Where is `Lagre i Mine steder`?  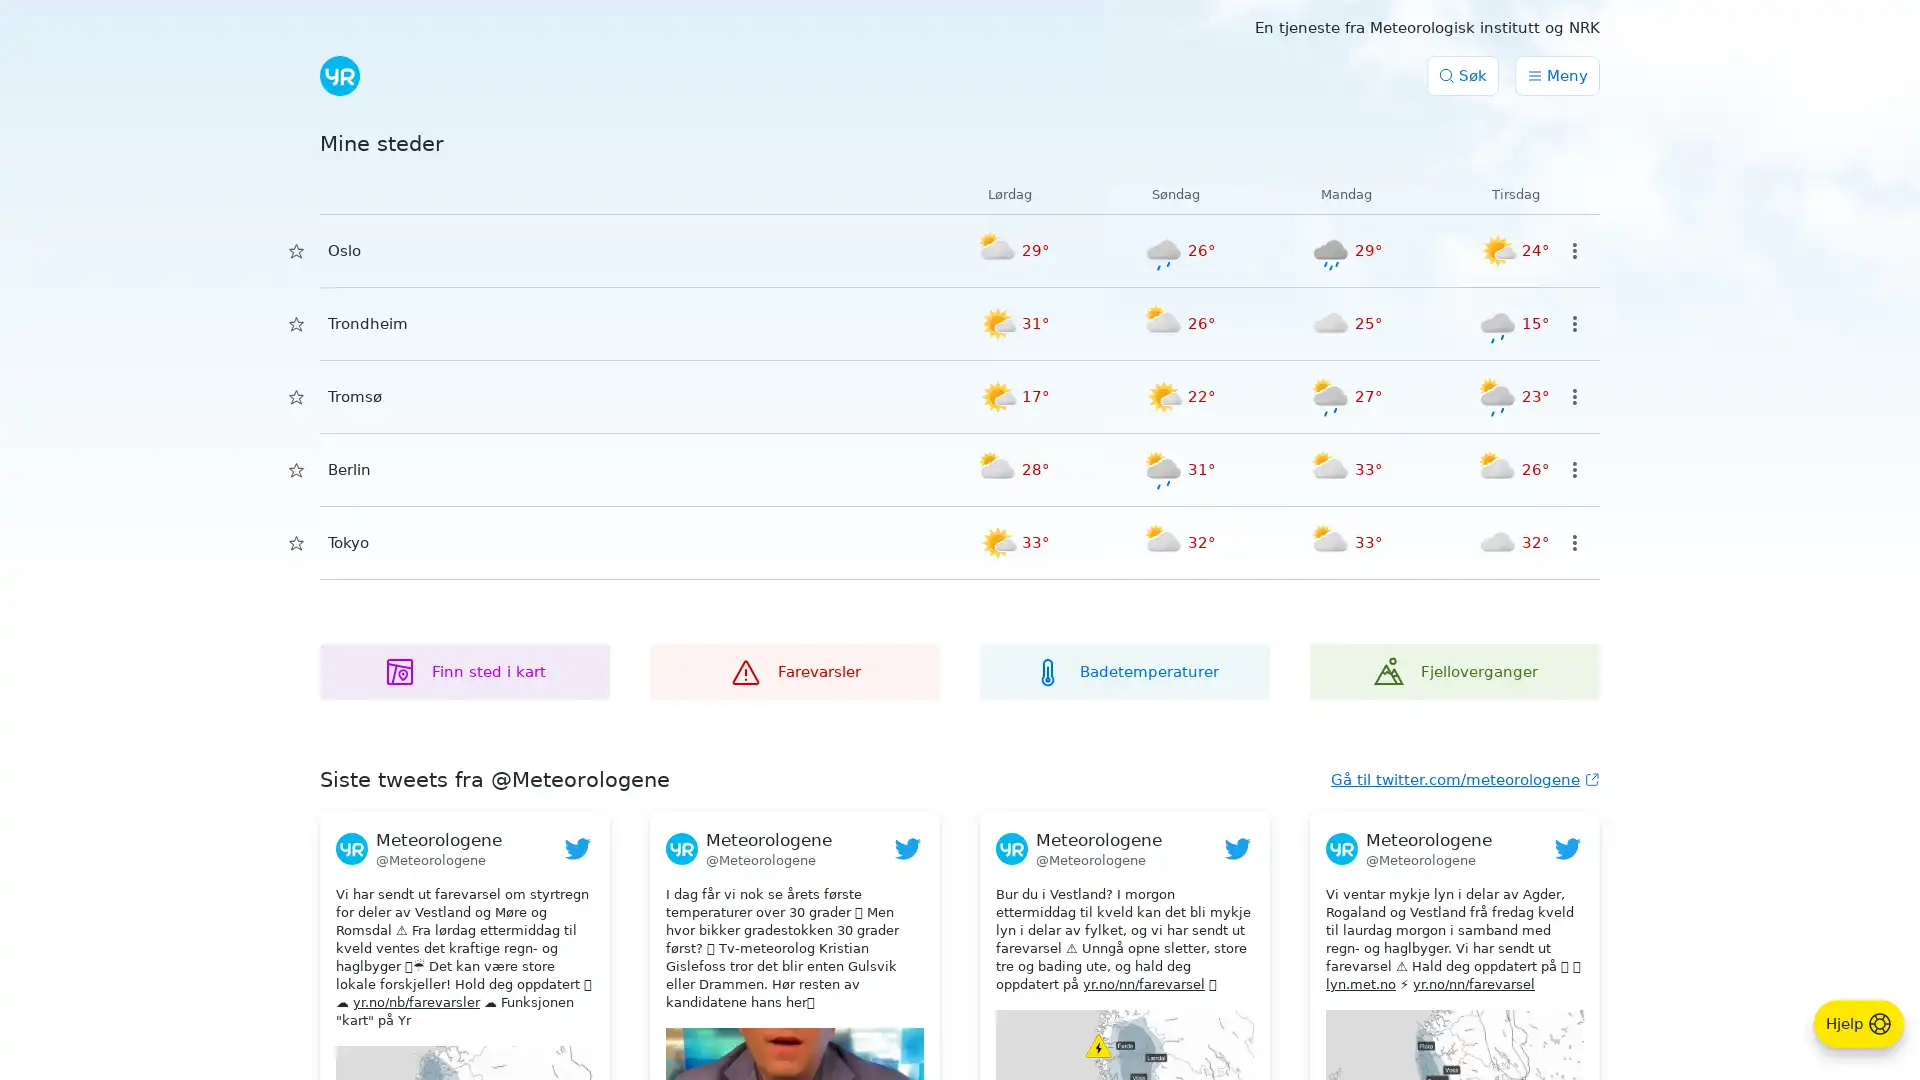
Lagre i Mine steder is located at coordinates (295, 323).